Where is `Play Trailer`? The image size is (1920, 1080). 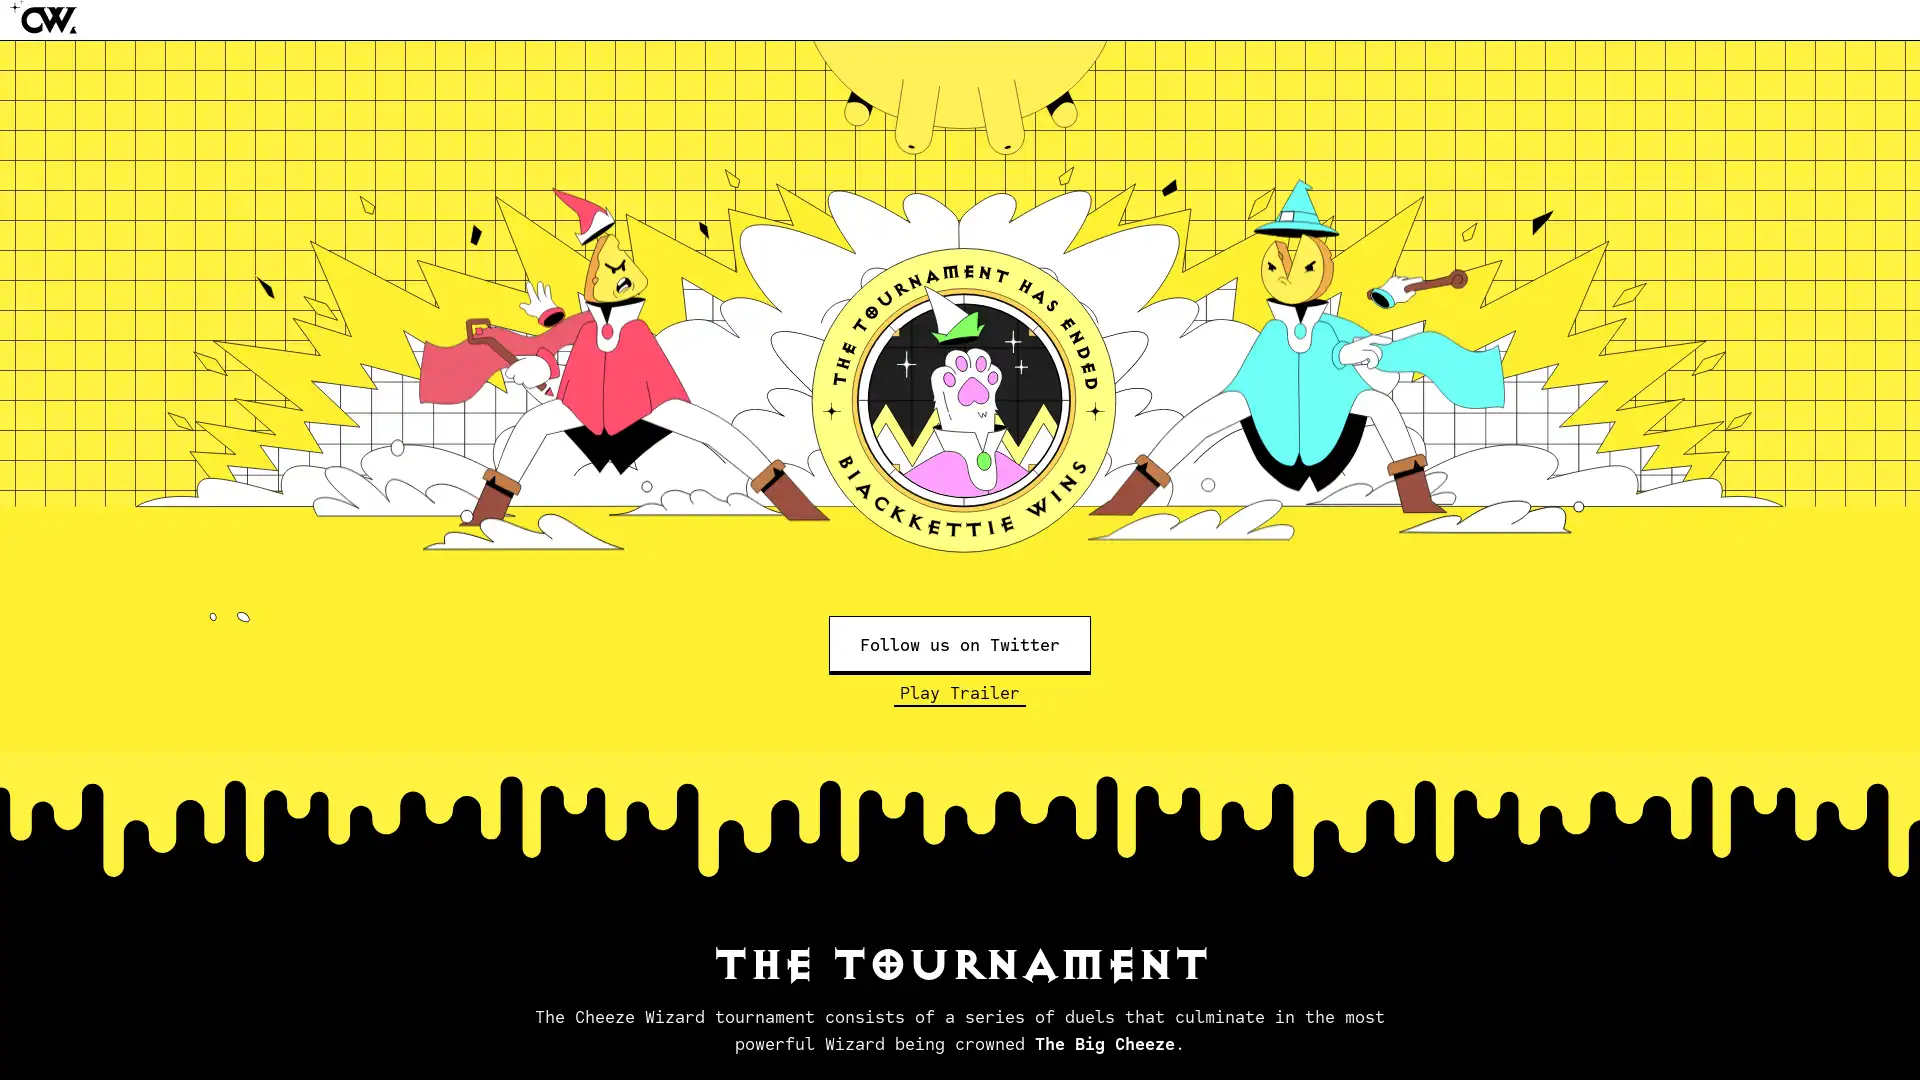
Play Trailer is located at coordinates (960, 693).